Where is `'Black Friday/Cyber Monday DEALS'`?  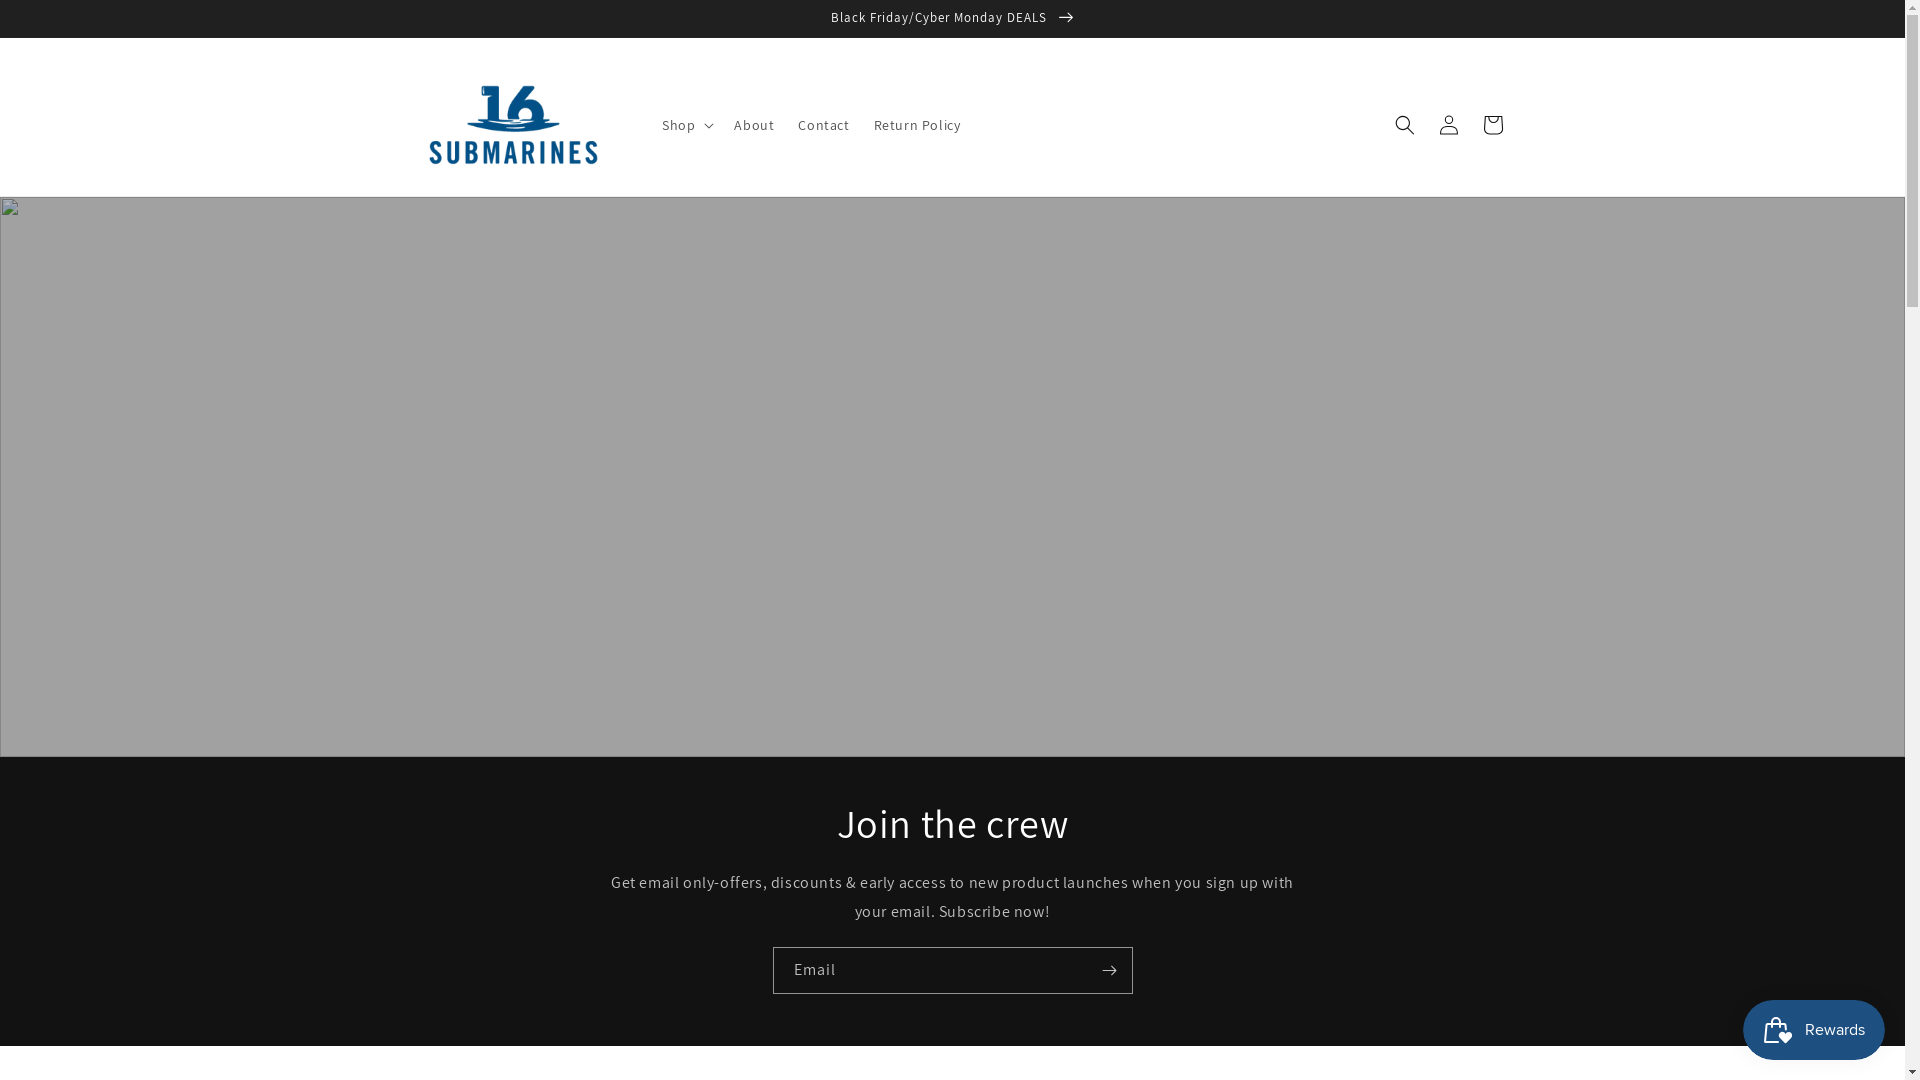
'Black Friday/Cyber Monday DEALS' is located at coordinates (951, 18).